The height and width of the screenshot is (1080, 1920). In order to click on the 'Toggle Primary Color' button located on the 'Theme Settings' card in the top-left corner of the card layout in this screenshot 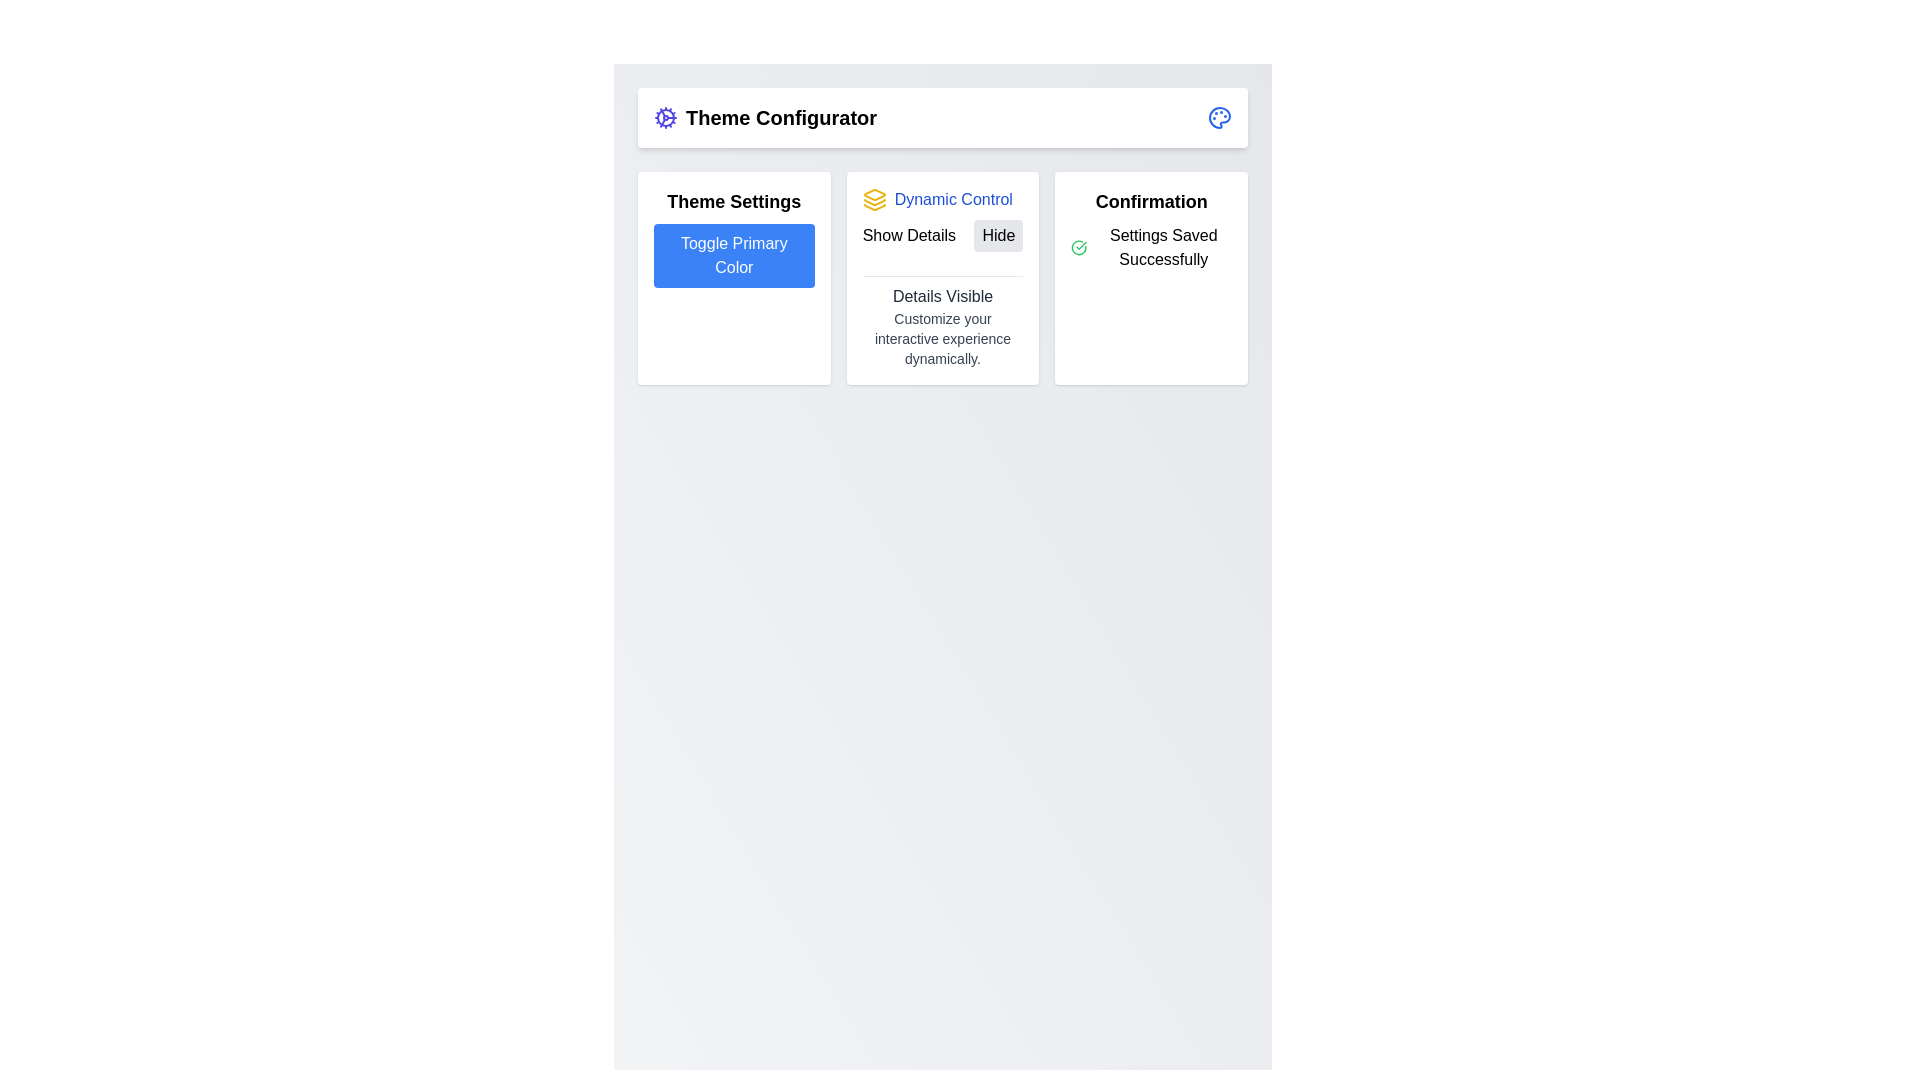, I will do `click(733, 278)`.